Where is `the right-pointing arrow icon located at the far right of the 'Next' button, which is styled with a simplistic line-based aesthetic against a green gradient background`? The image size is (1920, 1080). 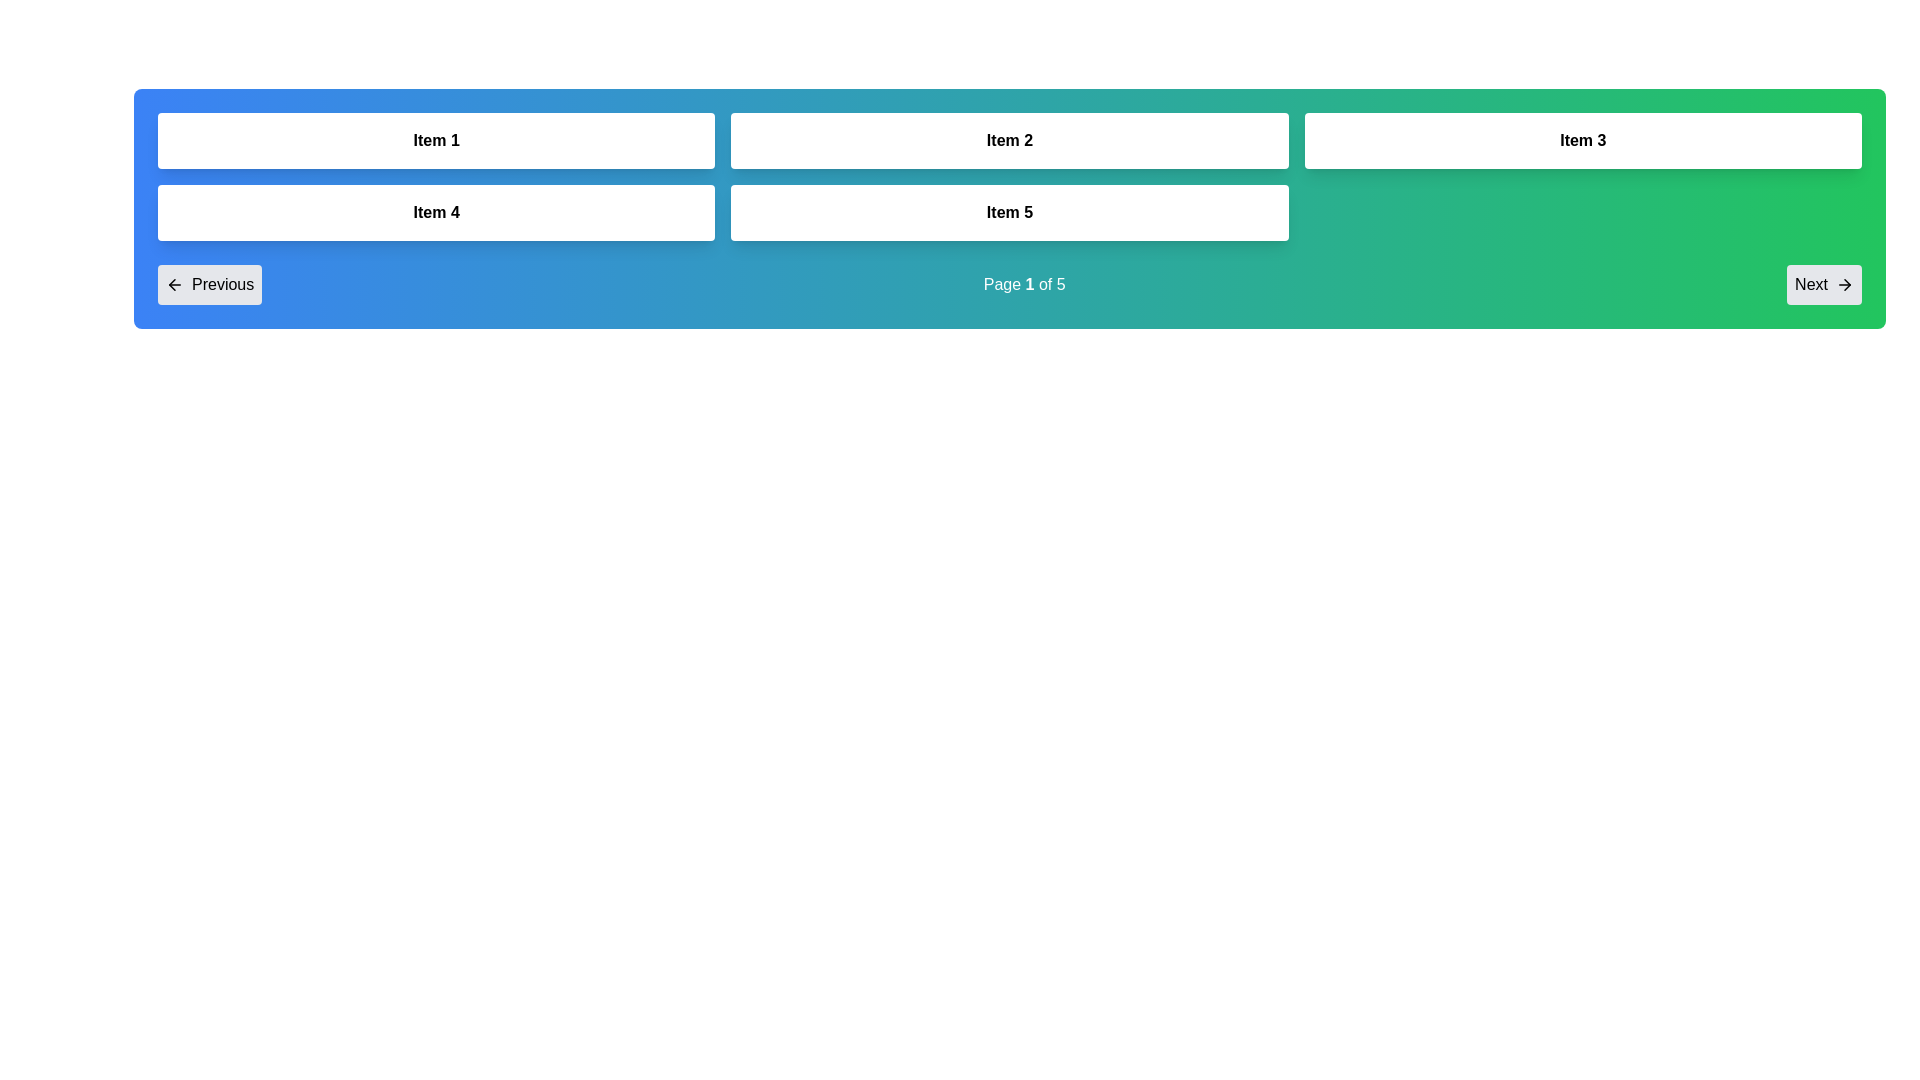
the right-pointing arrow icon located at the far right of the 'Next' button, which is styled with a simplistic line-based aesthetic against a green gradient background is located at coordinates (1846, 285).